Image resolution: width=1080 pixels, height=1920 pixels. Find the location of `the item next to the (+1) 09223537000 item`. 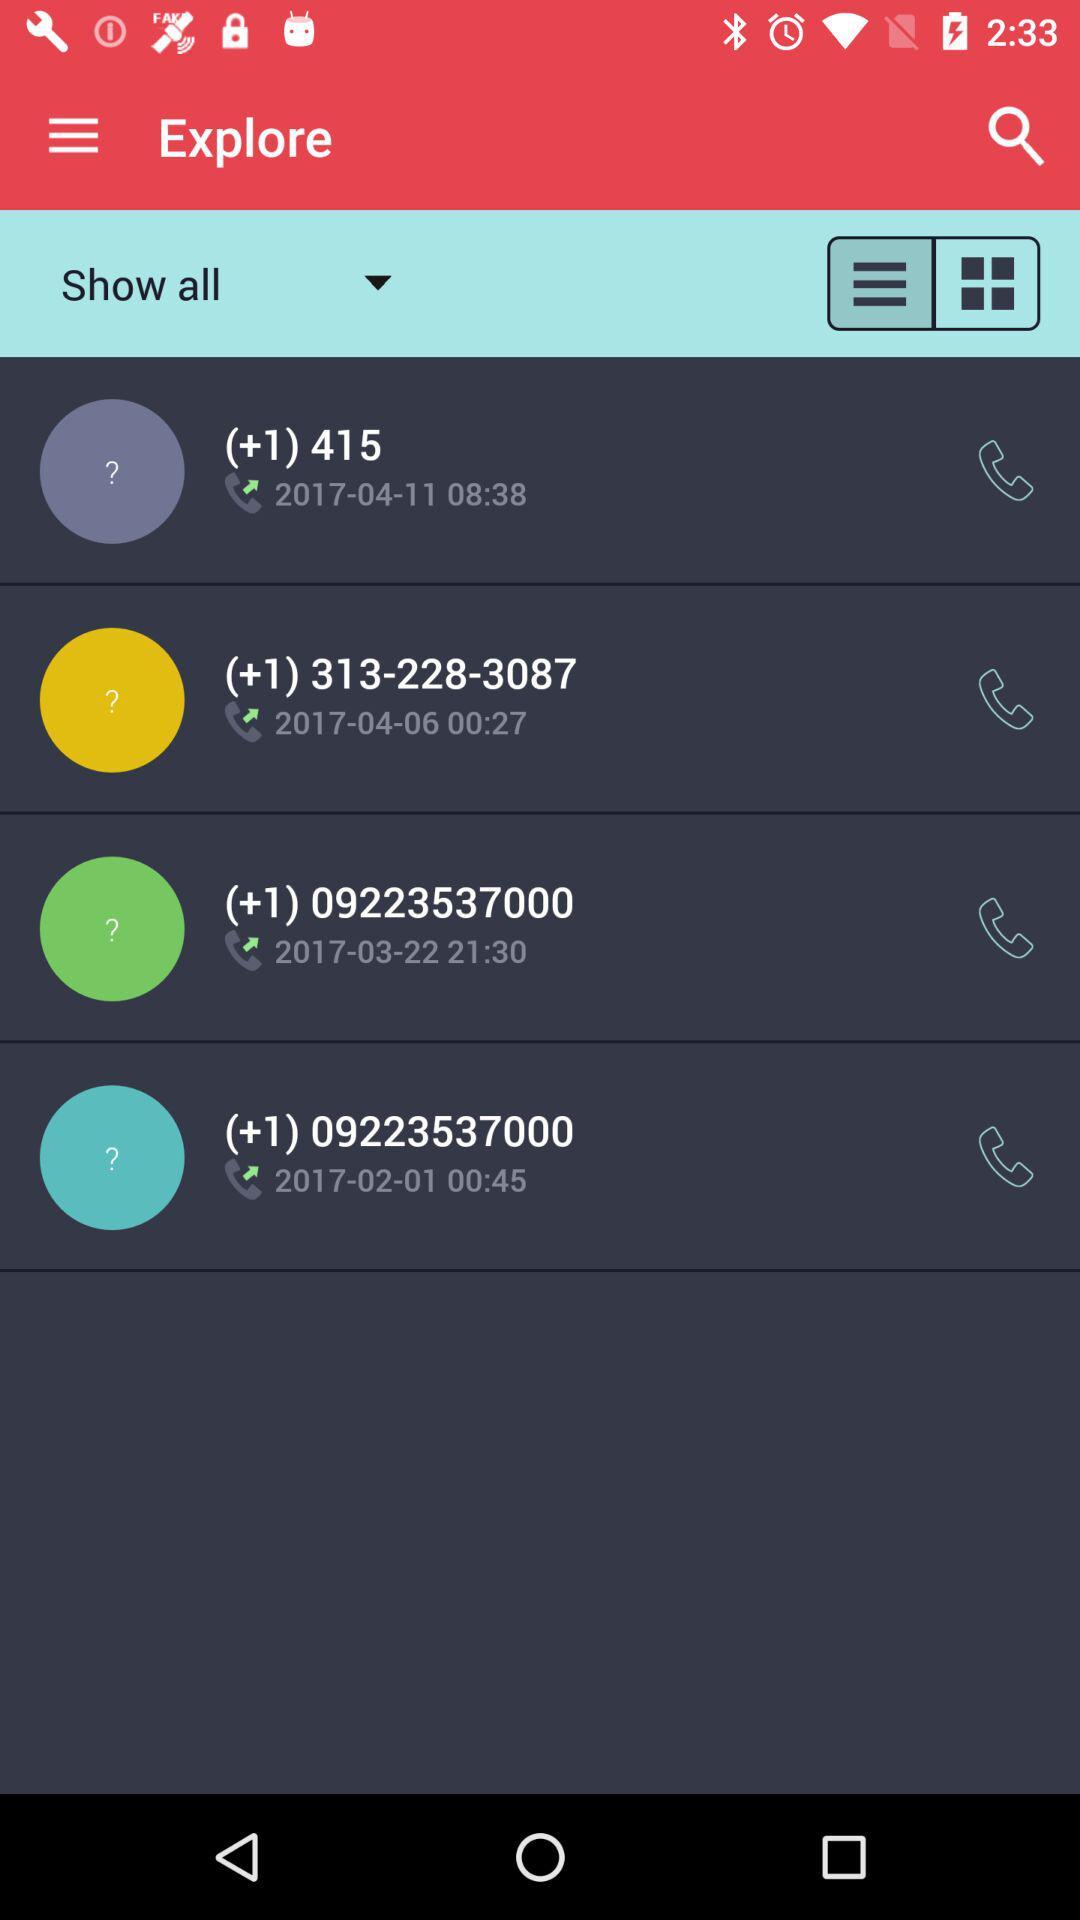

the item next to the (+1) 09223537000 item is located at coordinates (1006, 1157).